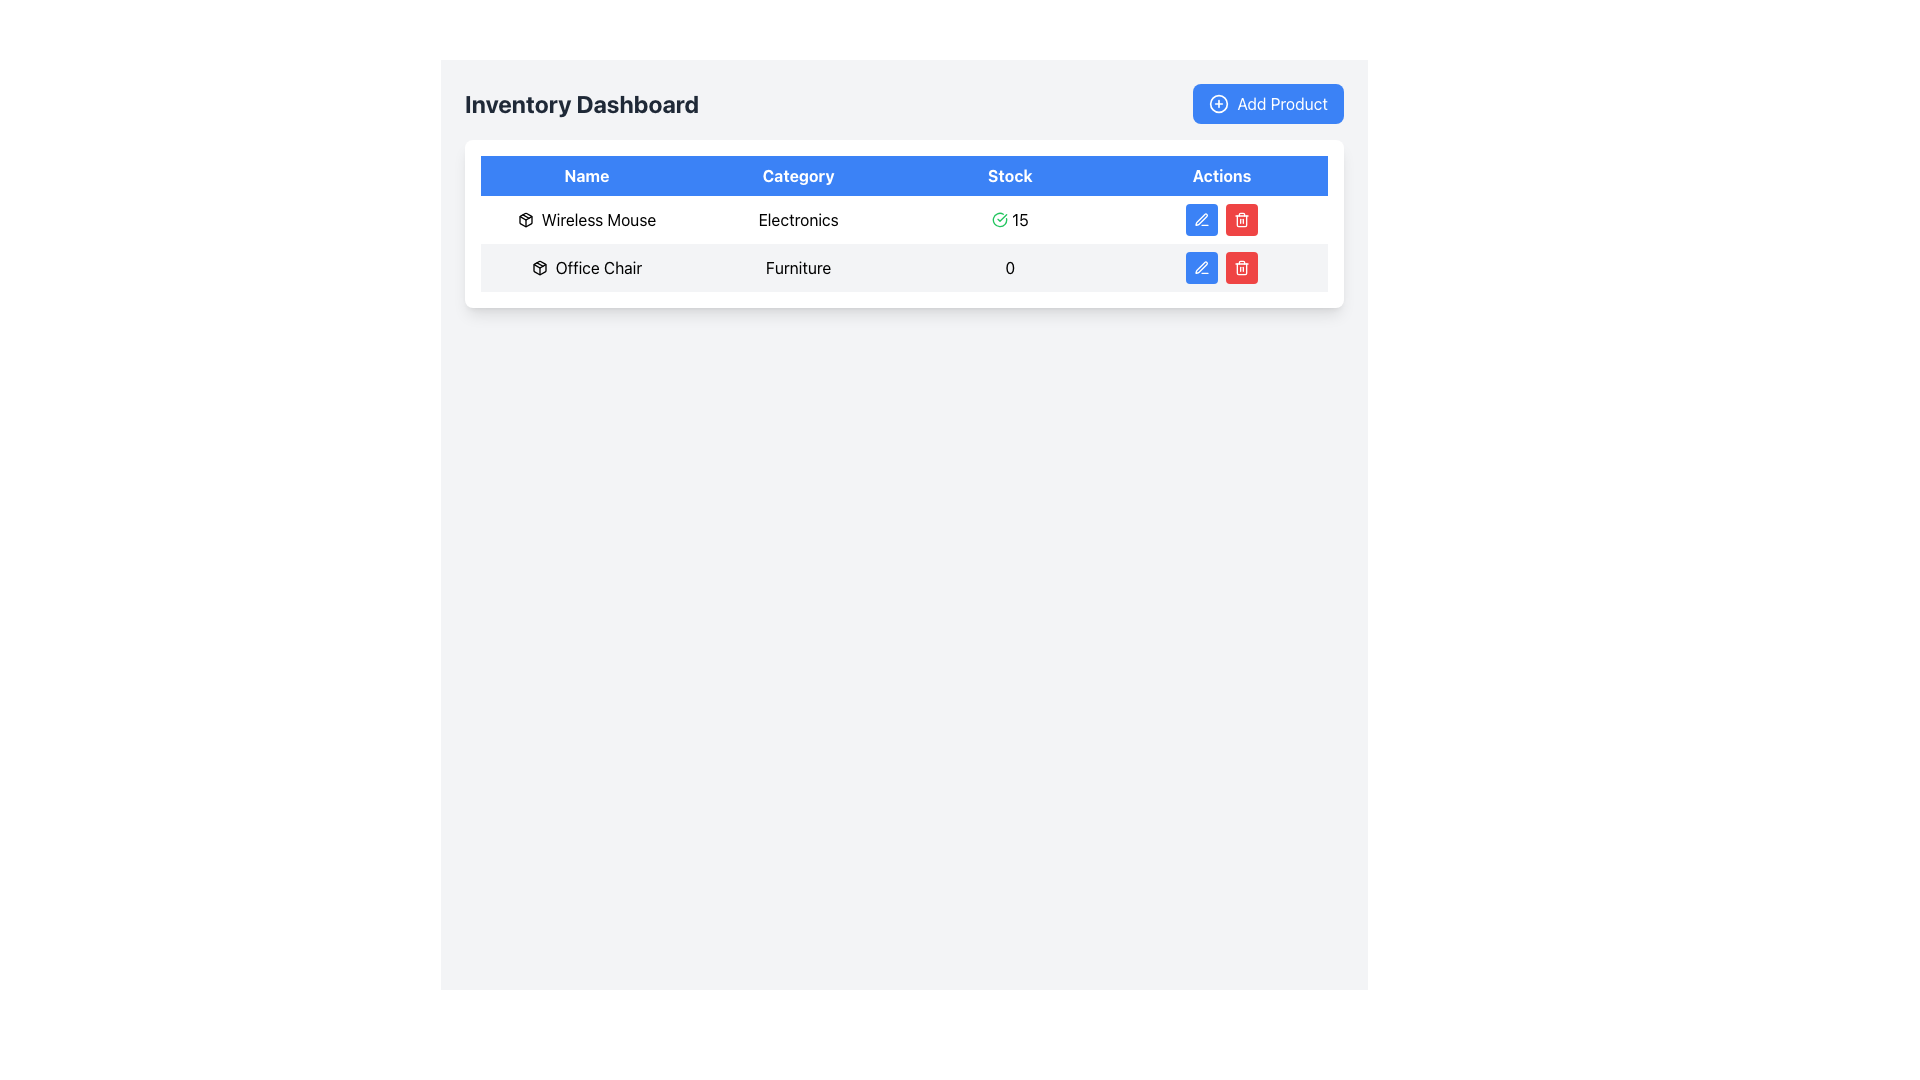 The height and width of the screenshot is (1080, 1920). Describe the element at coordinates (1010, 266) in the screenshot. I see `the zero stock availability icon for the 'Office Chair' item, which is located in the 'Stock' column of the table, following the 'Furniture' entry in the 'Category' column` at that location.